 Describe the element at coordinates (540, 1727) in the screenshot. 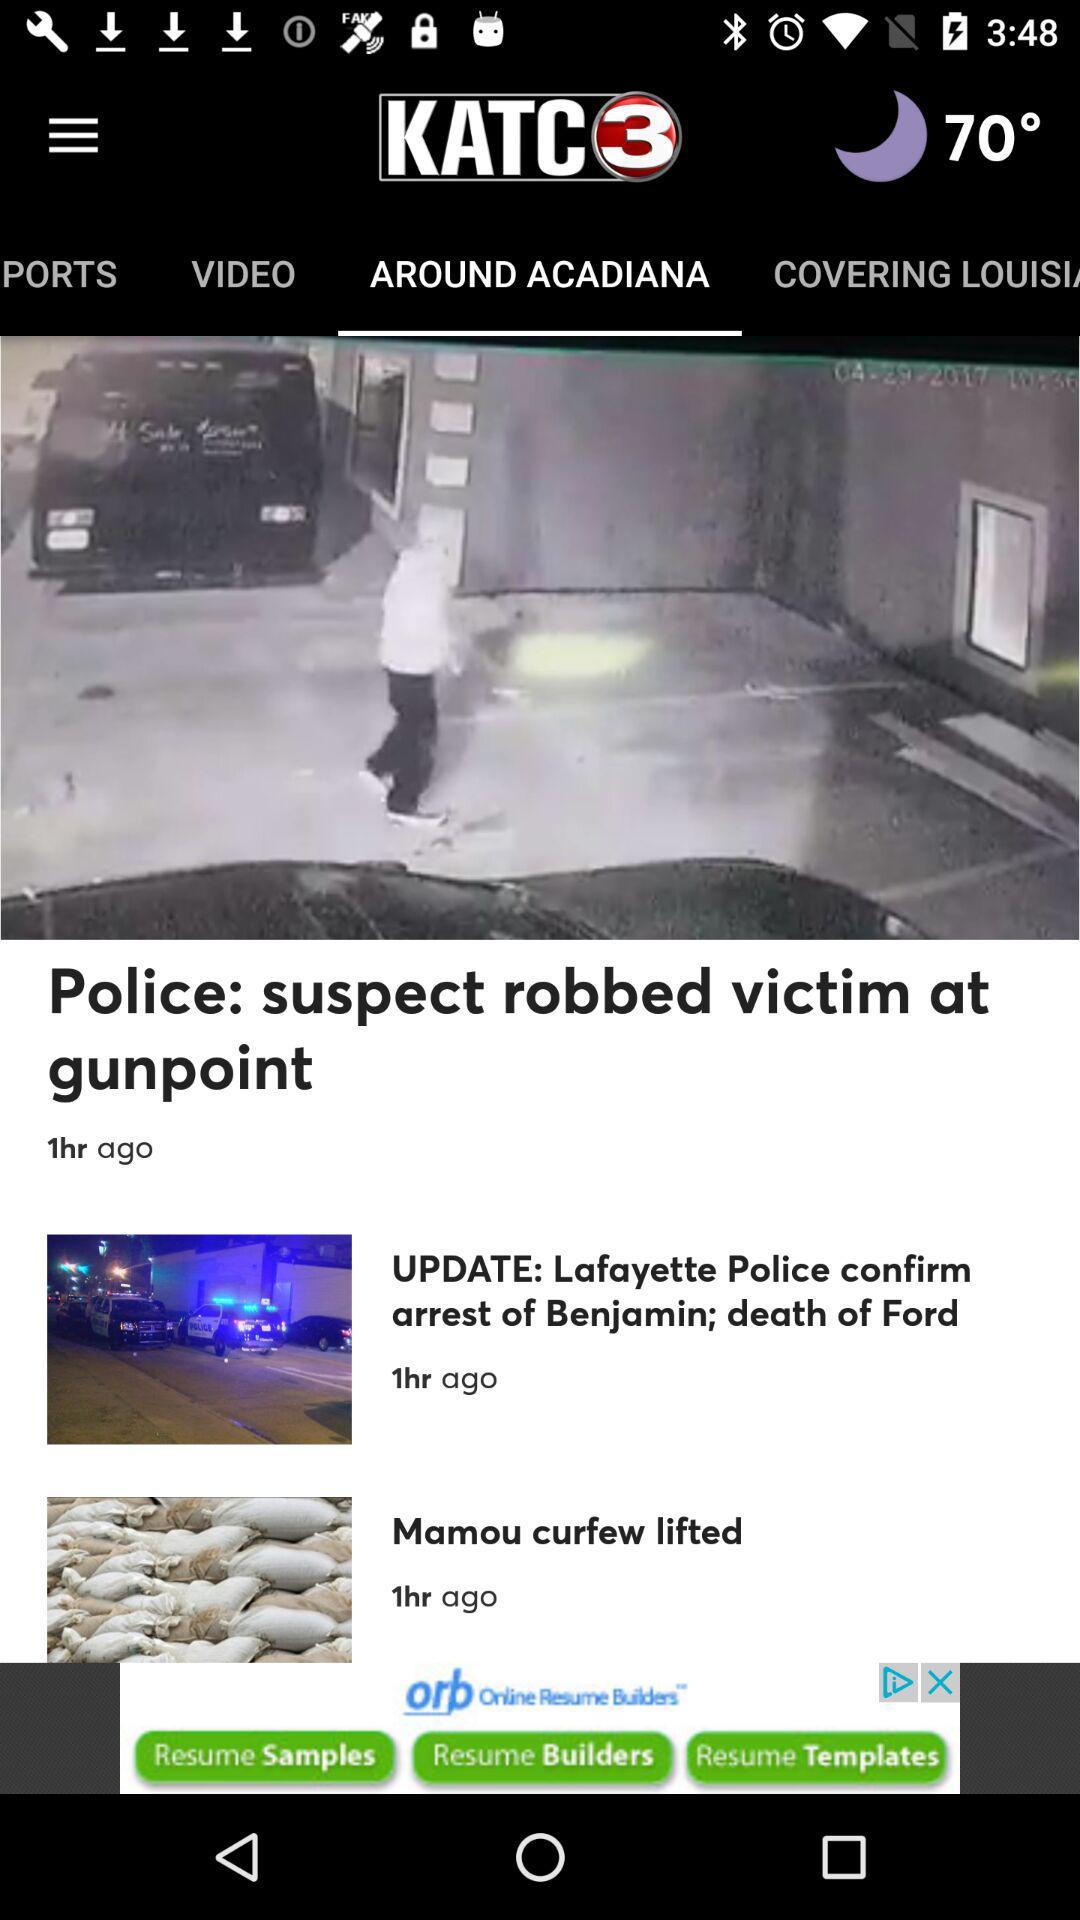

I see `opens advertisement` at that location.